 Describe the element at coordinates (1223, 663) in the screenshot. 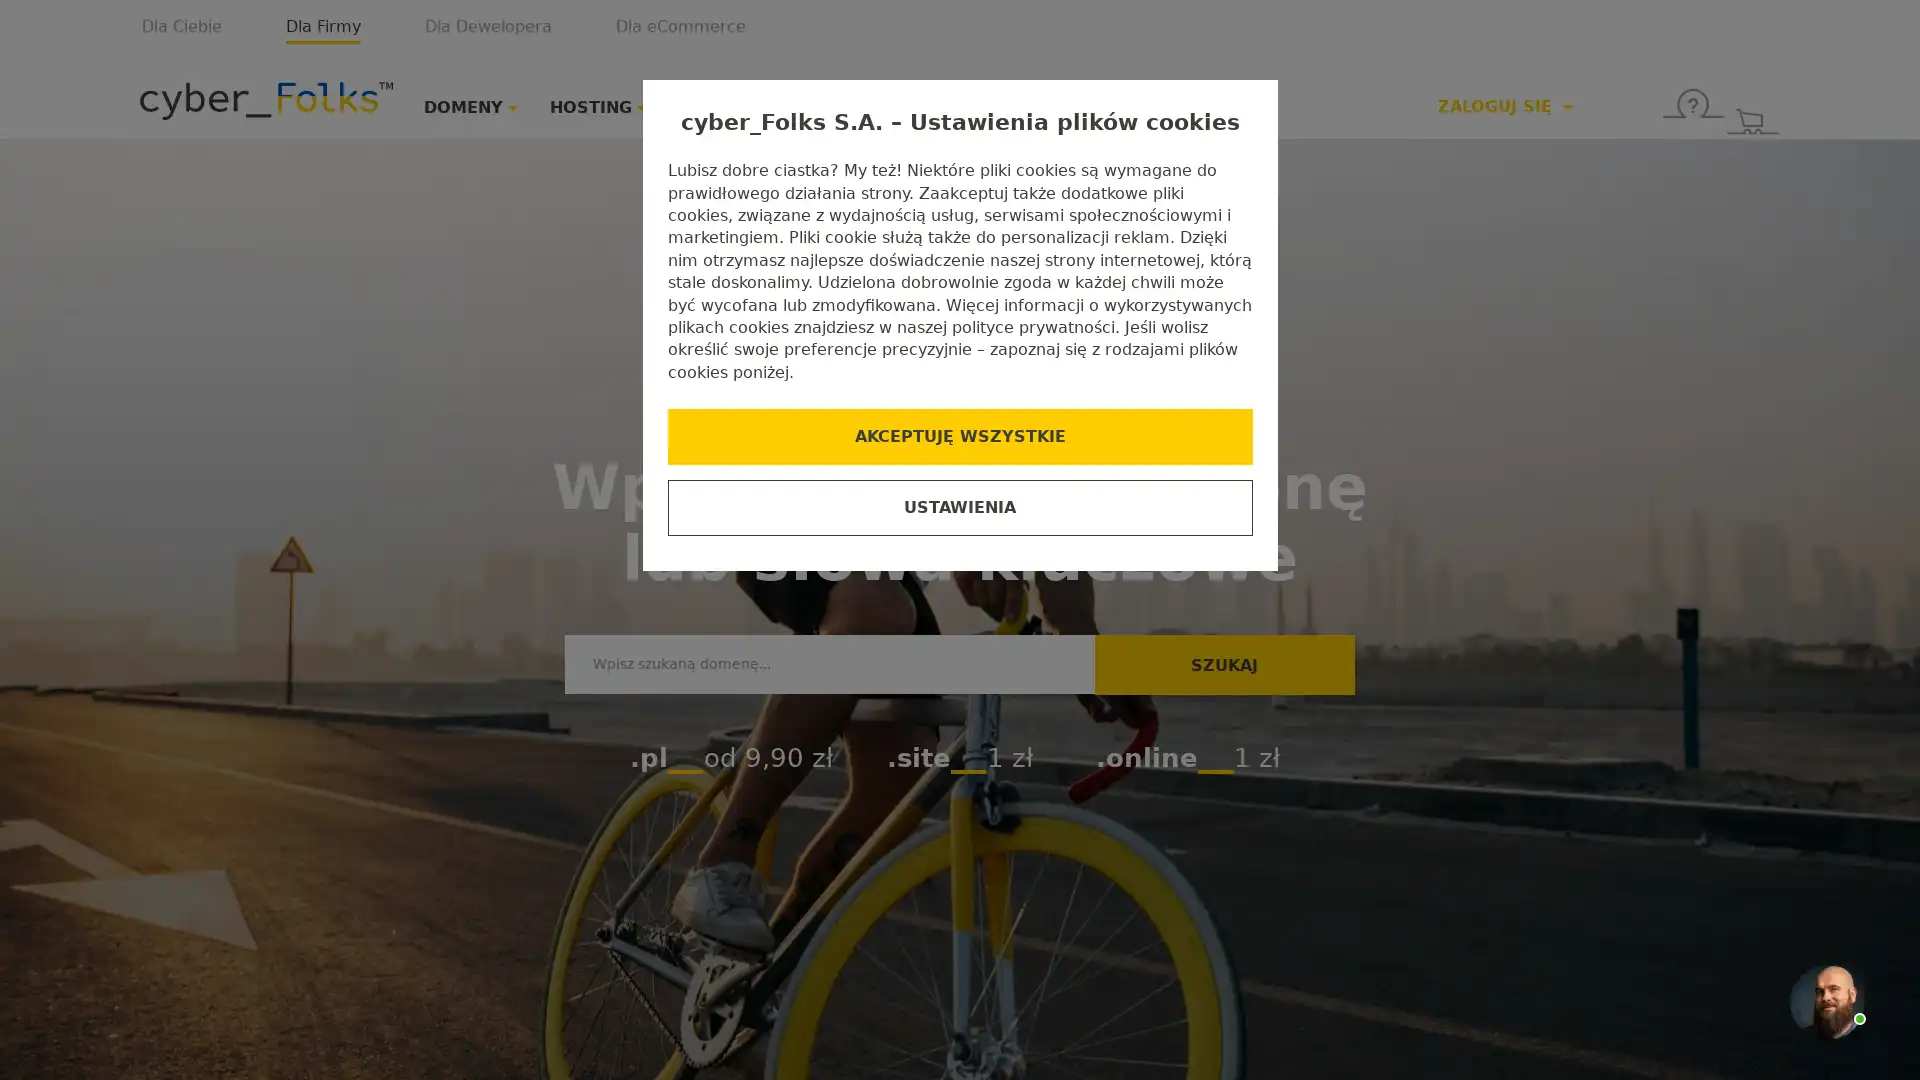

I see `SZUKAJ` at that location.